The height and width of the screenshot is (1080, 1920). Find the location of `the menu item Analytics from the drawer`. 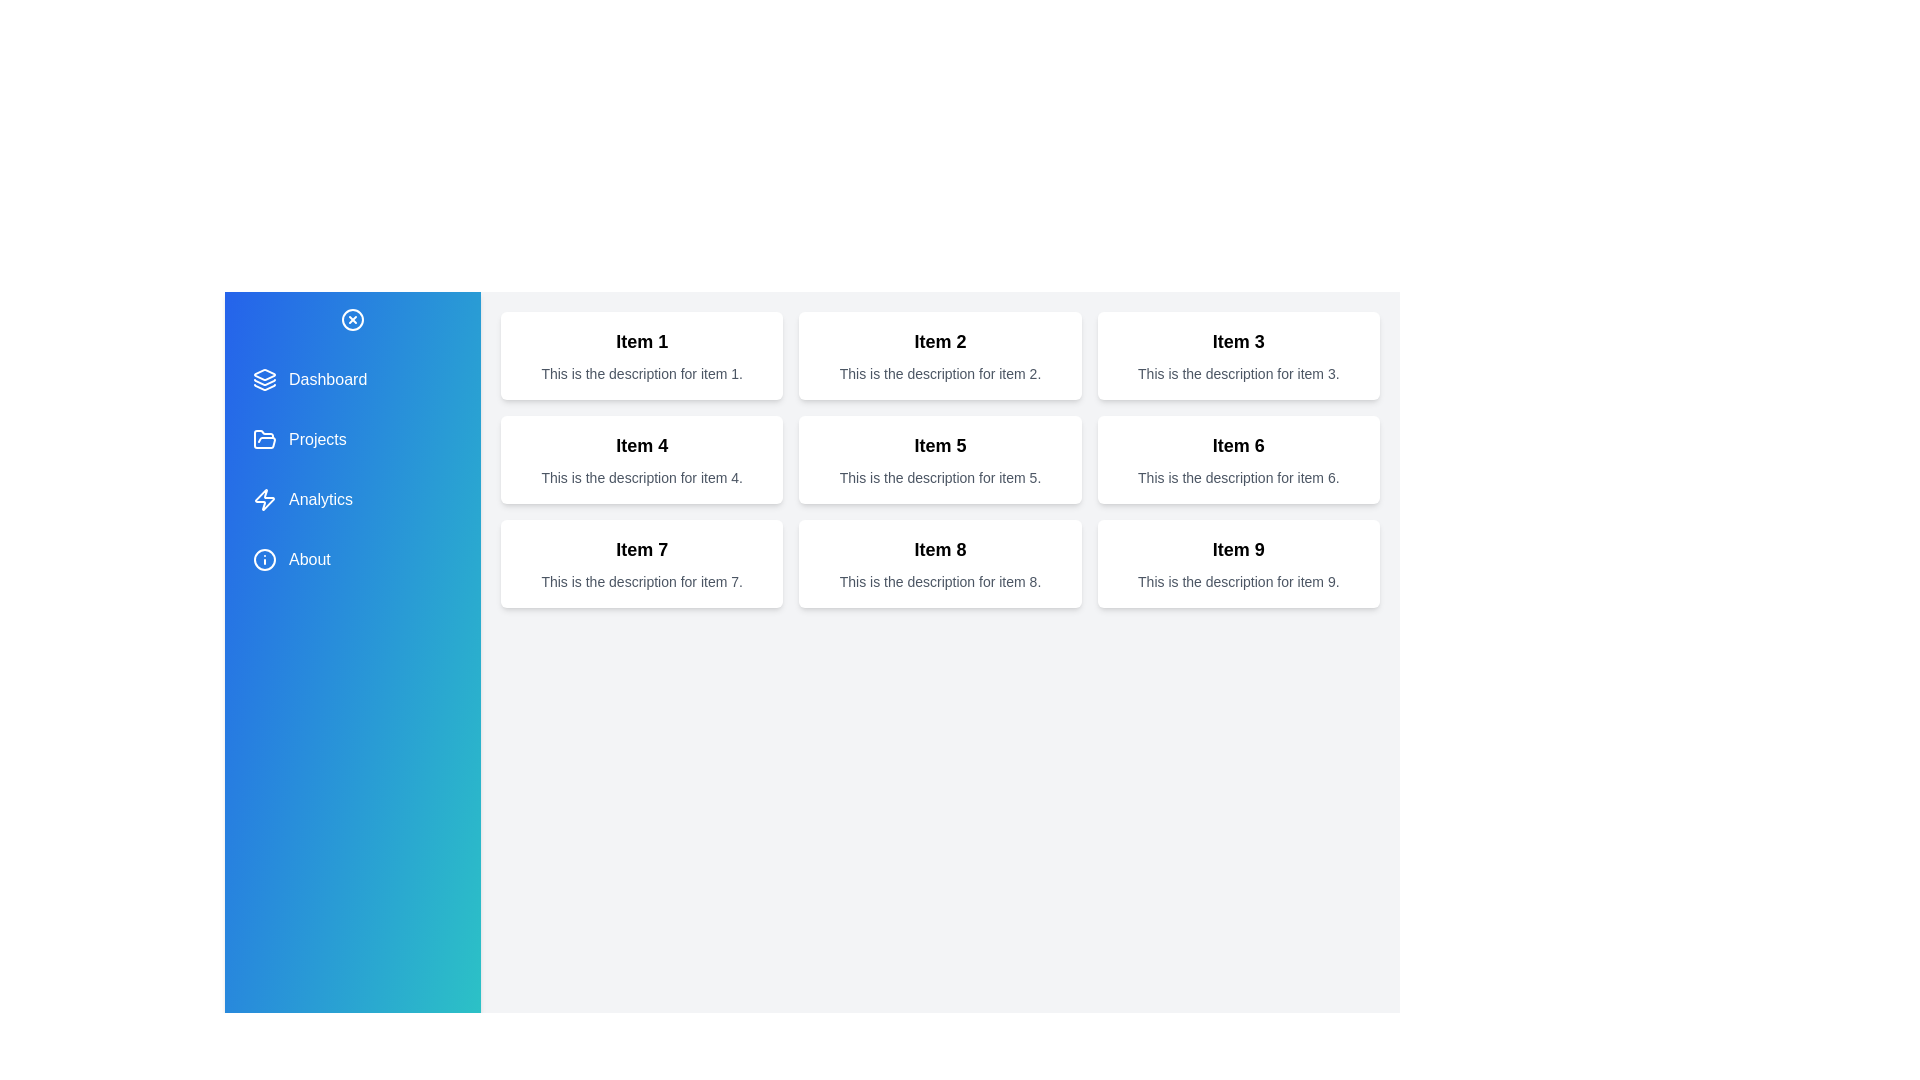

the menu item Analytics from the drawer is located at coordinates (353, 499).